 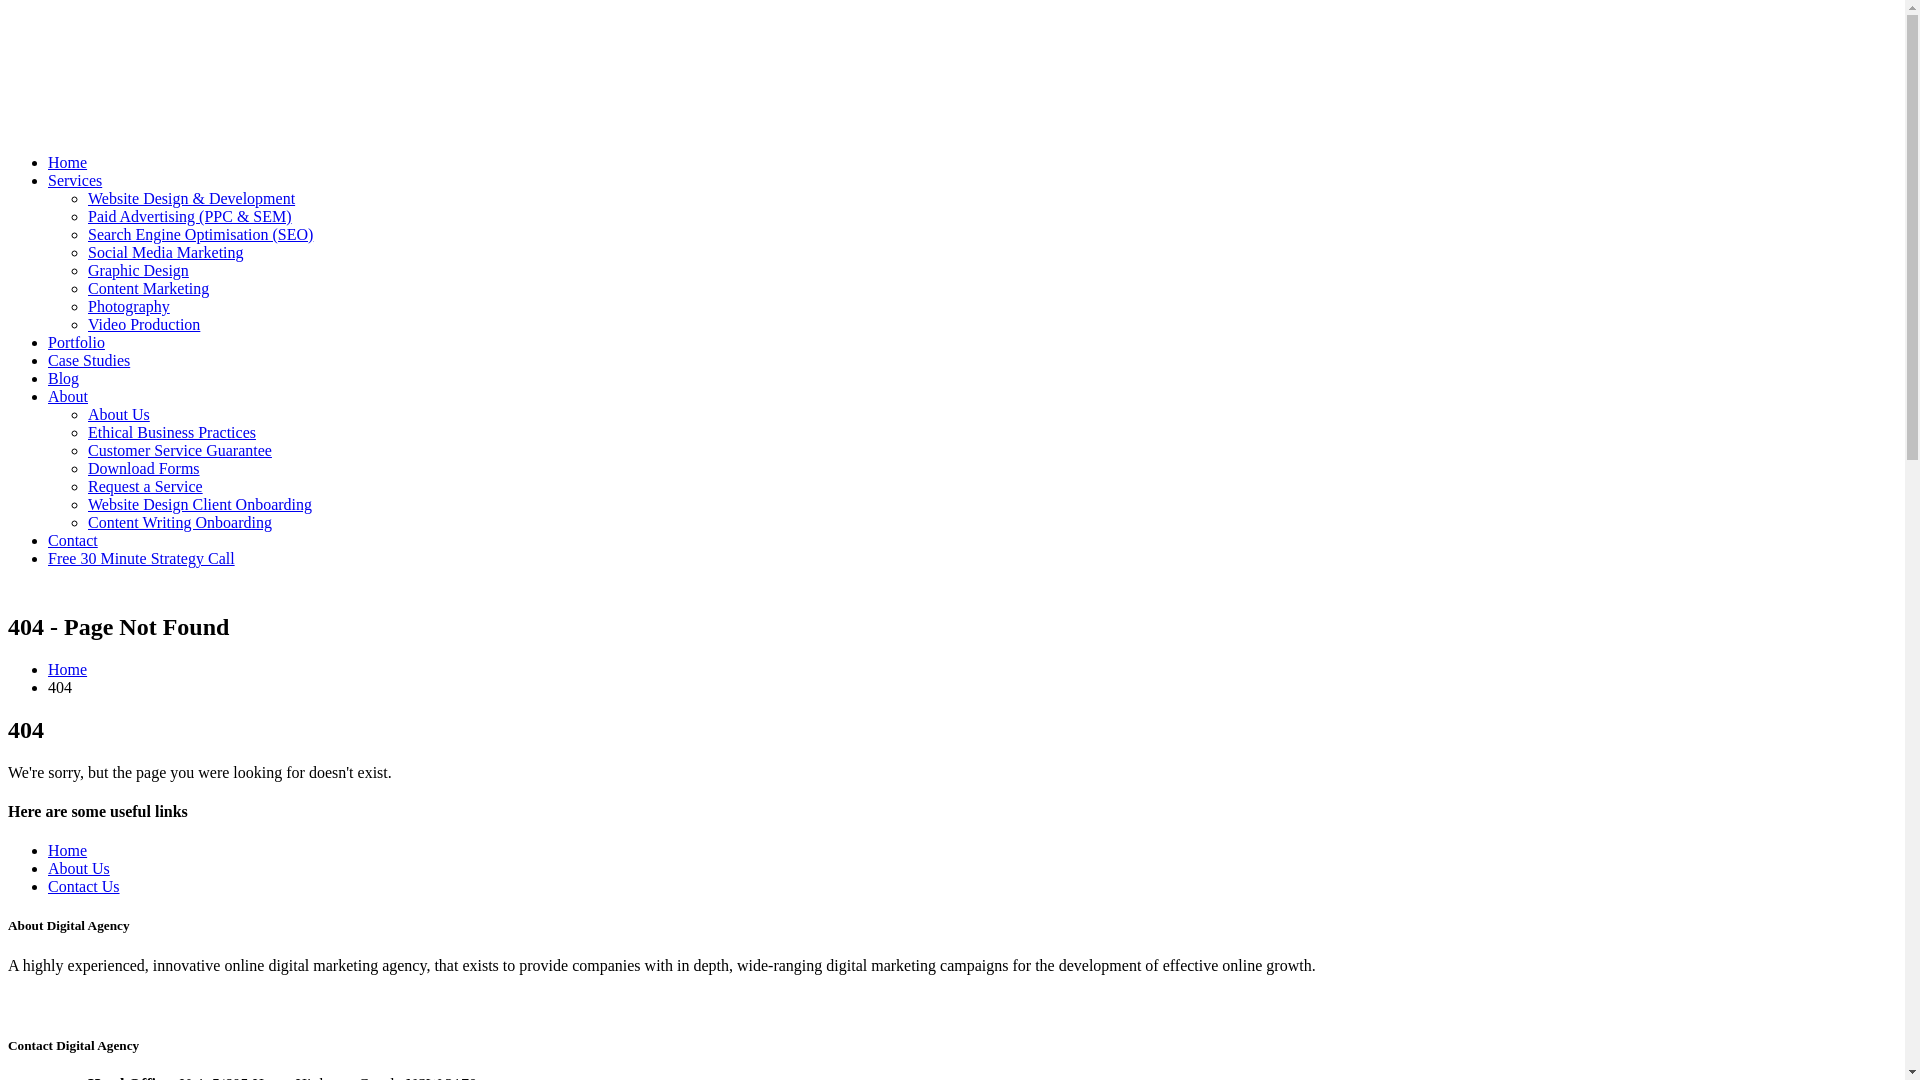 I want to click on 'Home', so click(x=48, y=669).